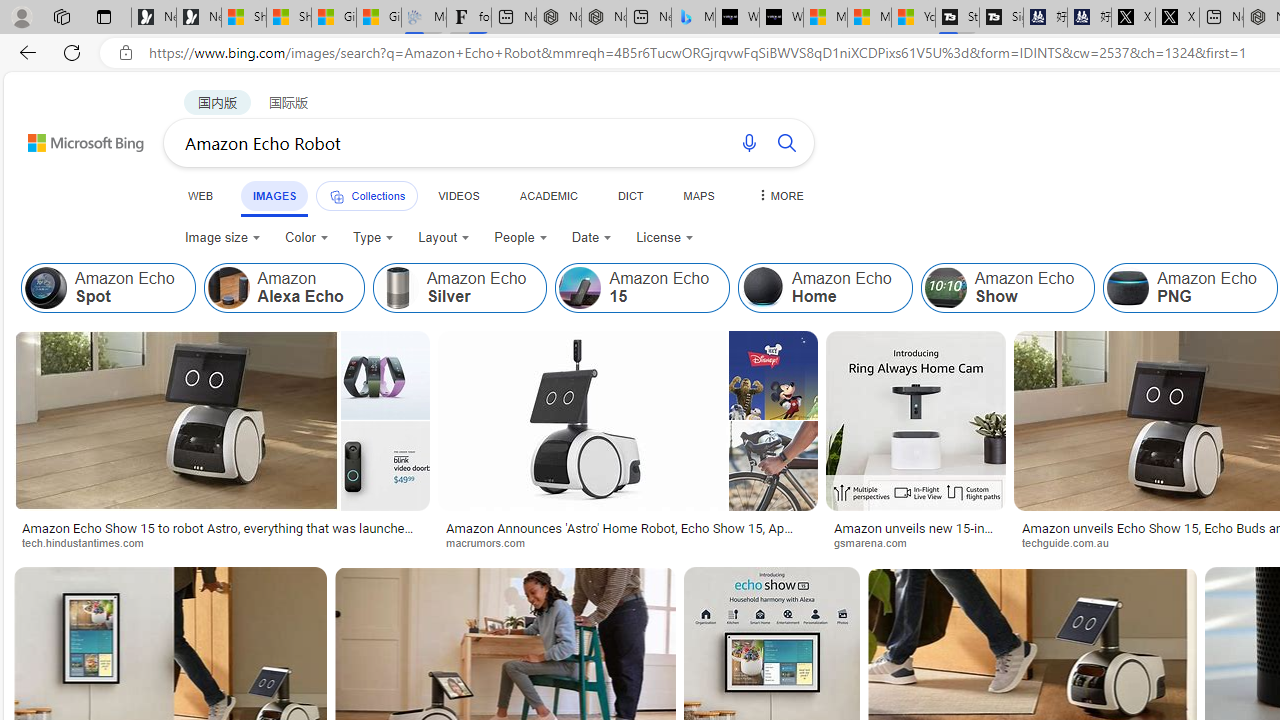 The width and height of the screenshot is (1280, 720). What do you see at coordinates (1008, 288) in the screenshot?
I see `'Amazon Echo Show'` at bounding box center [1008, 288].